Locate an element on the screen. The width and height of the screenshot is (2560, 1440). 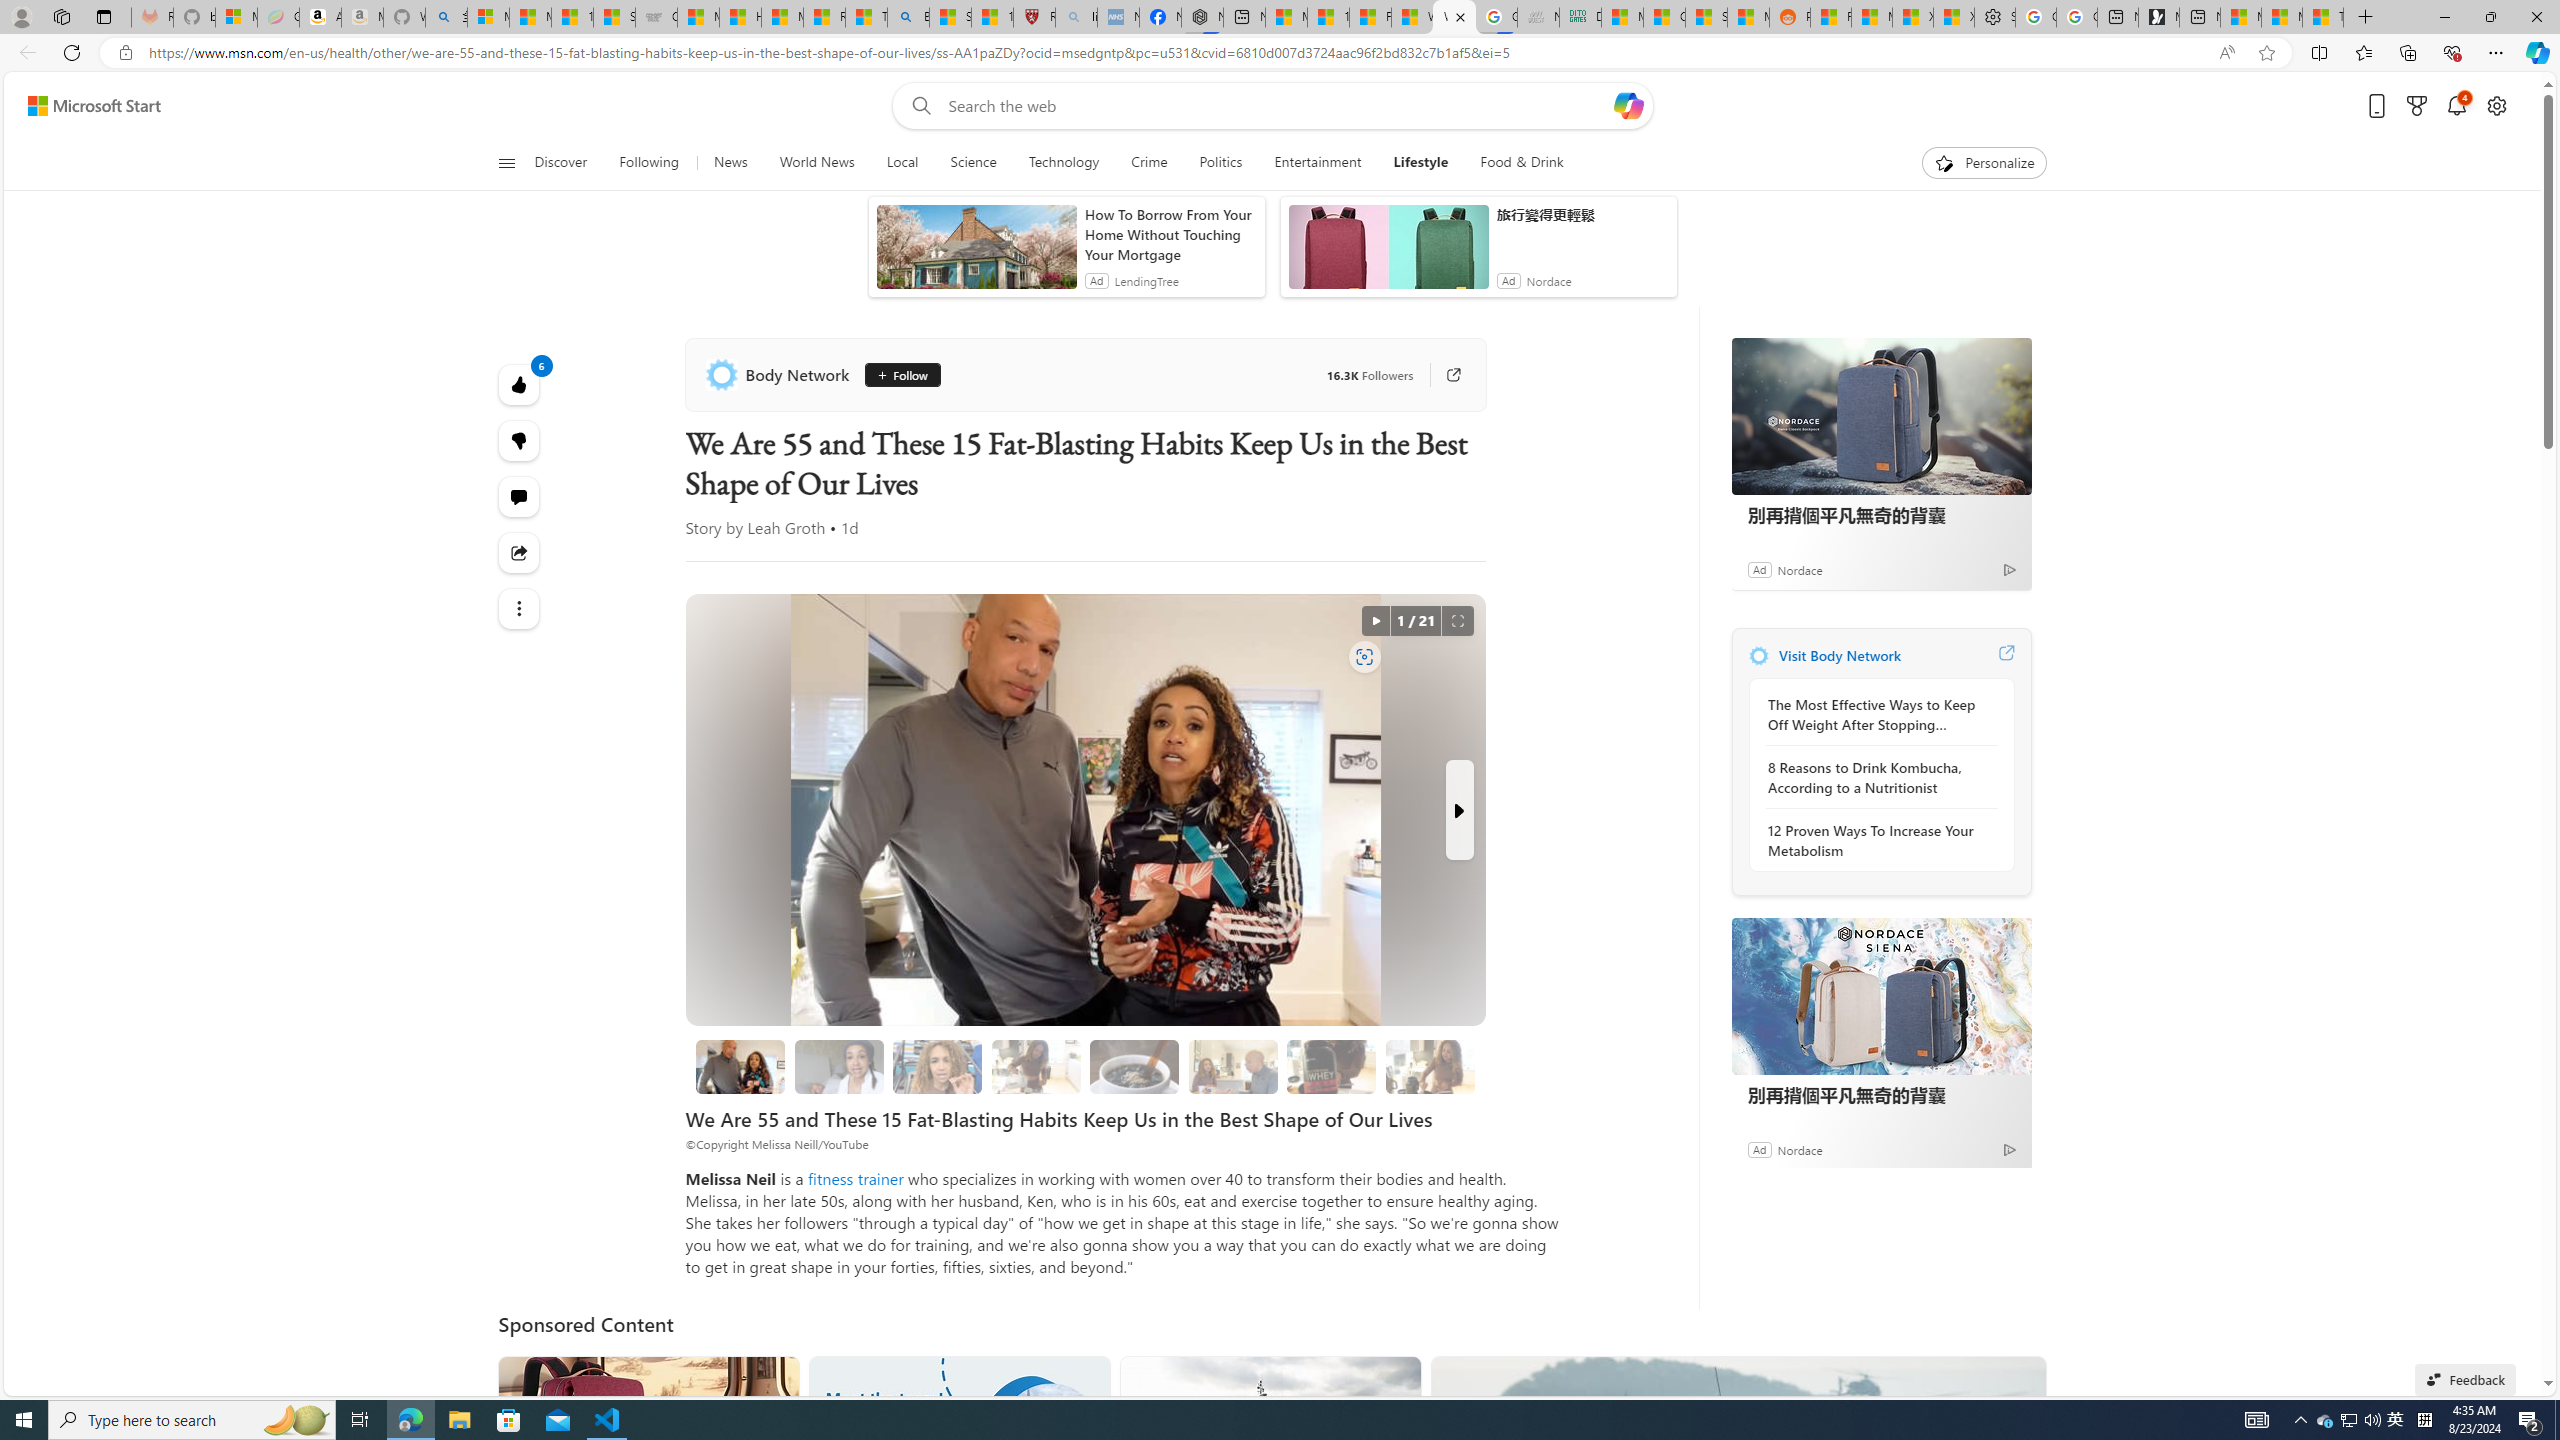
'These 3 Stocks Pay You More Than 5% to Own Them' is located at coordinates (2323, 16).